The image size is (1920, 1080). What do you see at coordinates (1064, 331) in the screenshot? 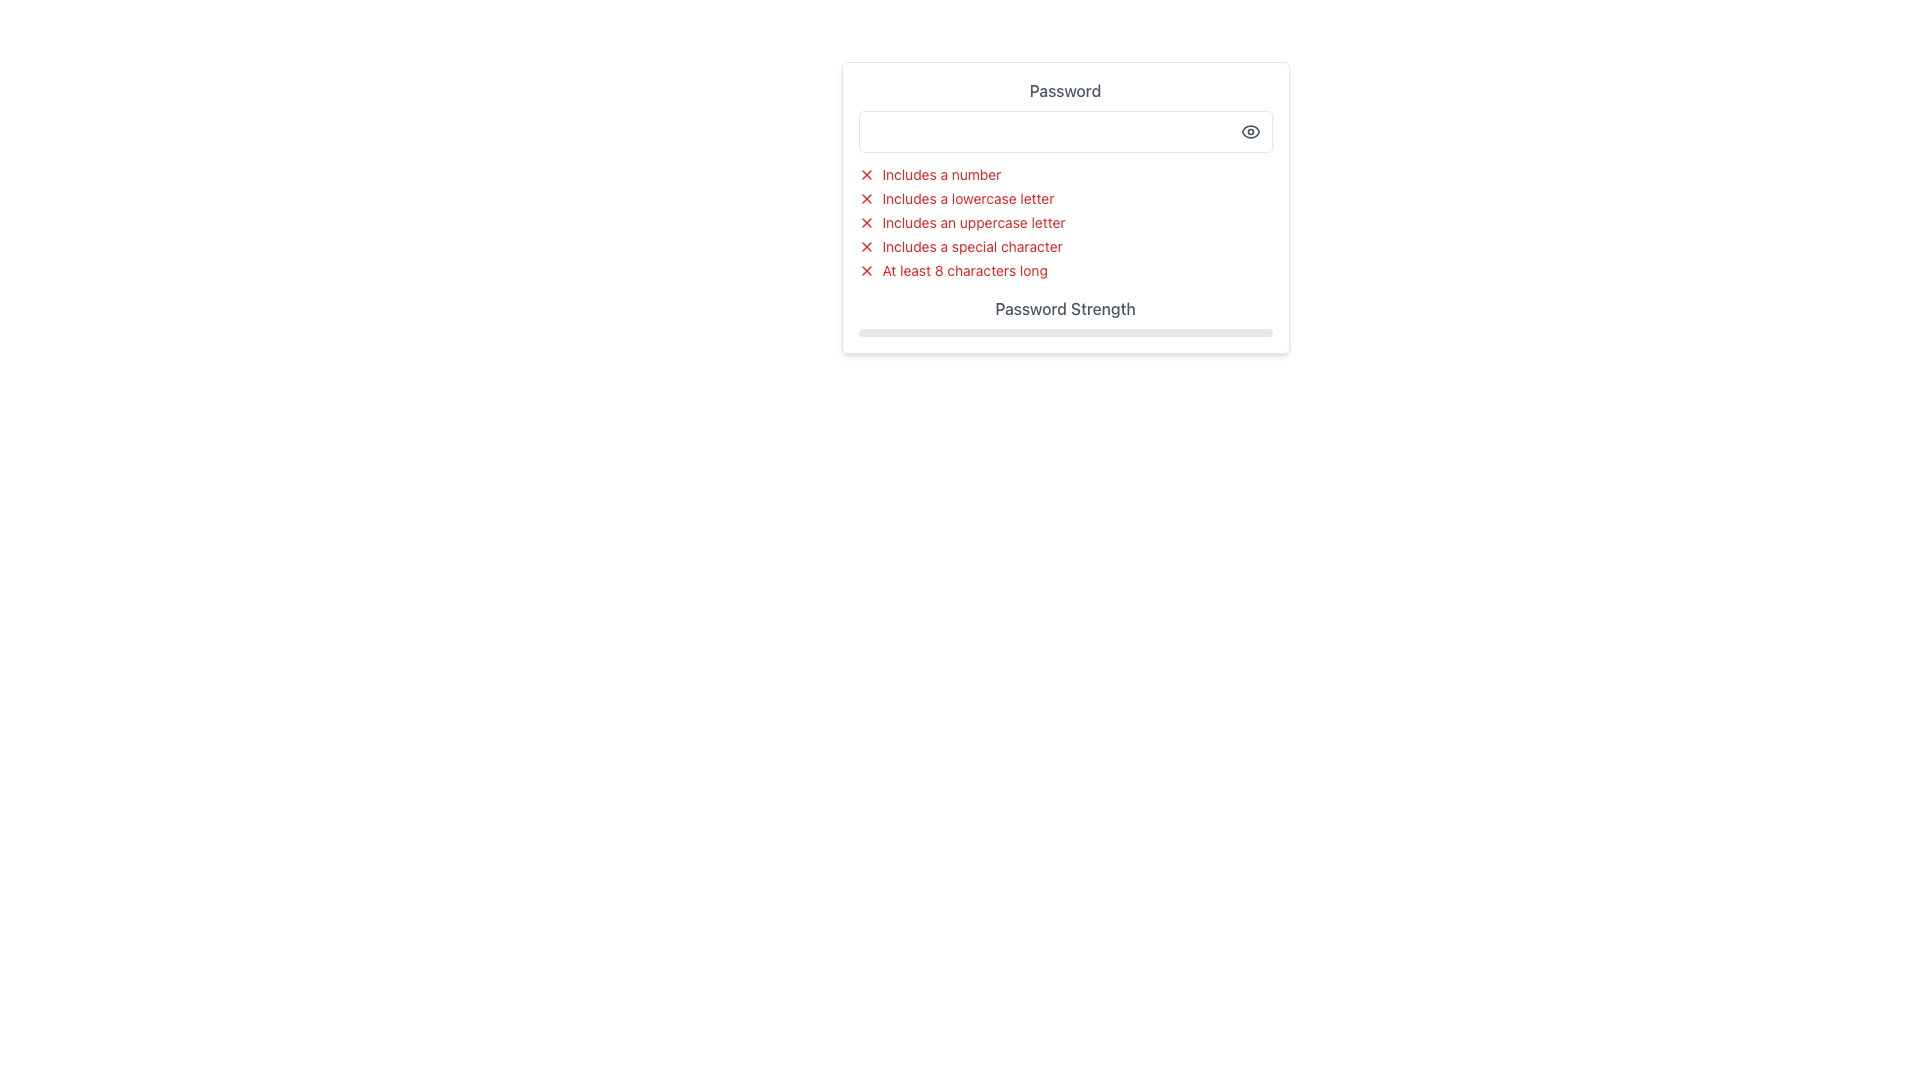
I see `the Progress Bar located below the 'Password Strength' text` at bounding box center [1064, 331].